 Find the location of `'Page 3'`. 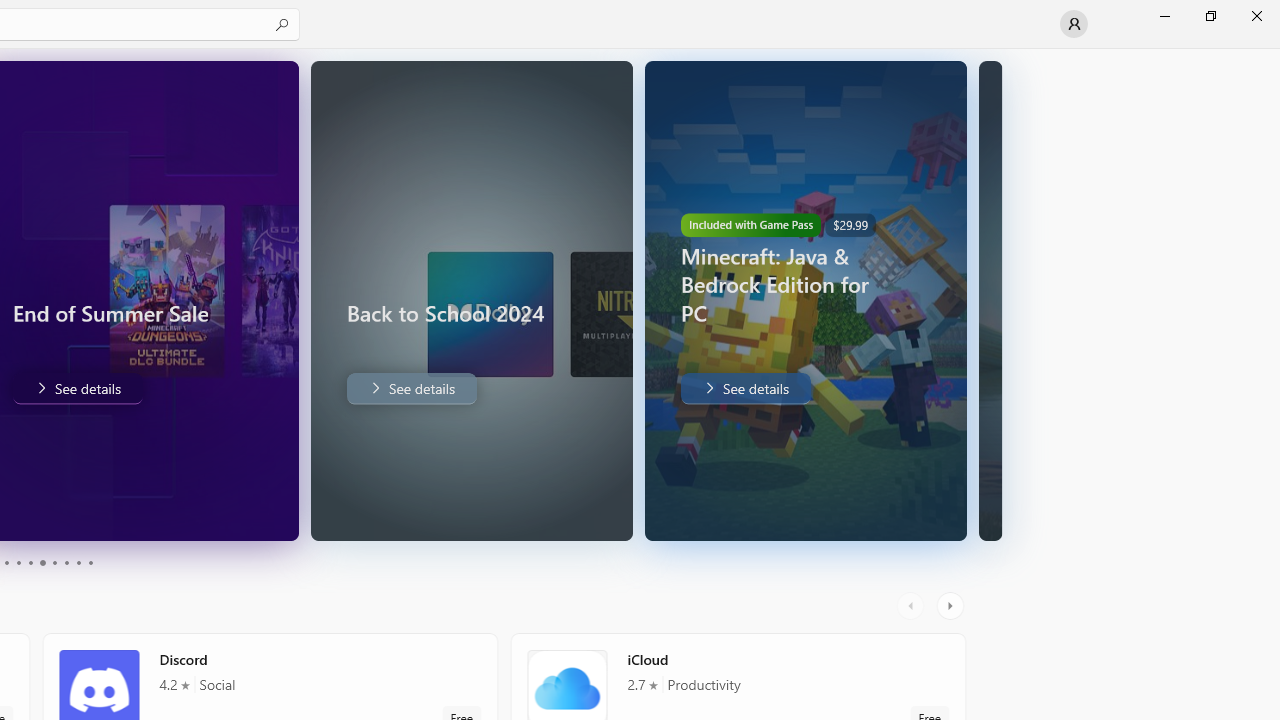

'Page 3' is located at coordinates (5, 563).